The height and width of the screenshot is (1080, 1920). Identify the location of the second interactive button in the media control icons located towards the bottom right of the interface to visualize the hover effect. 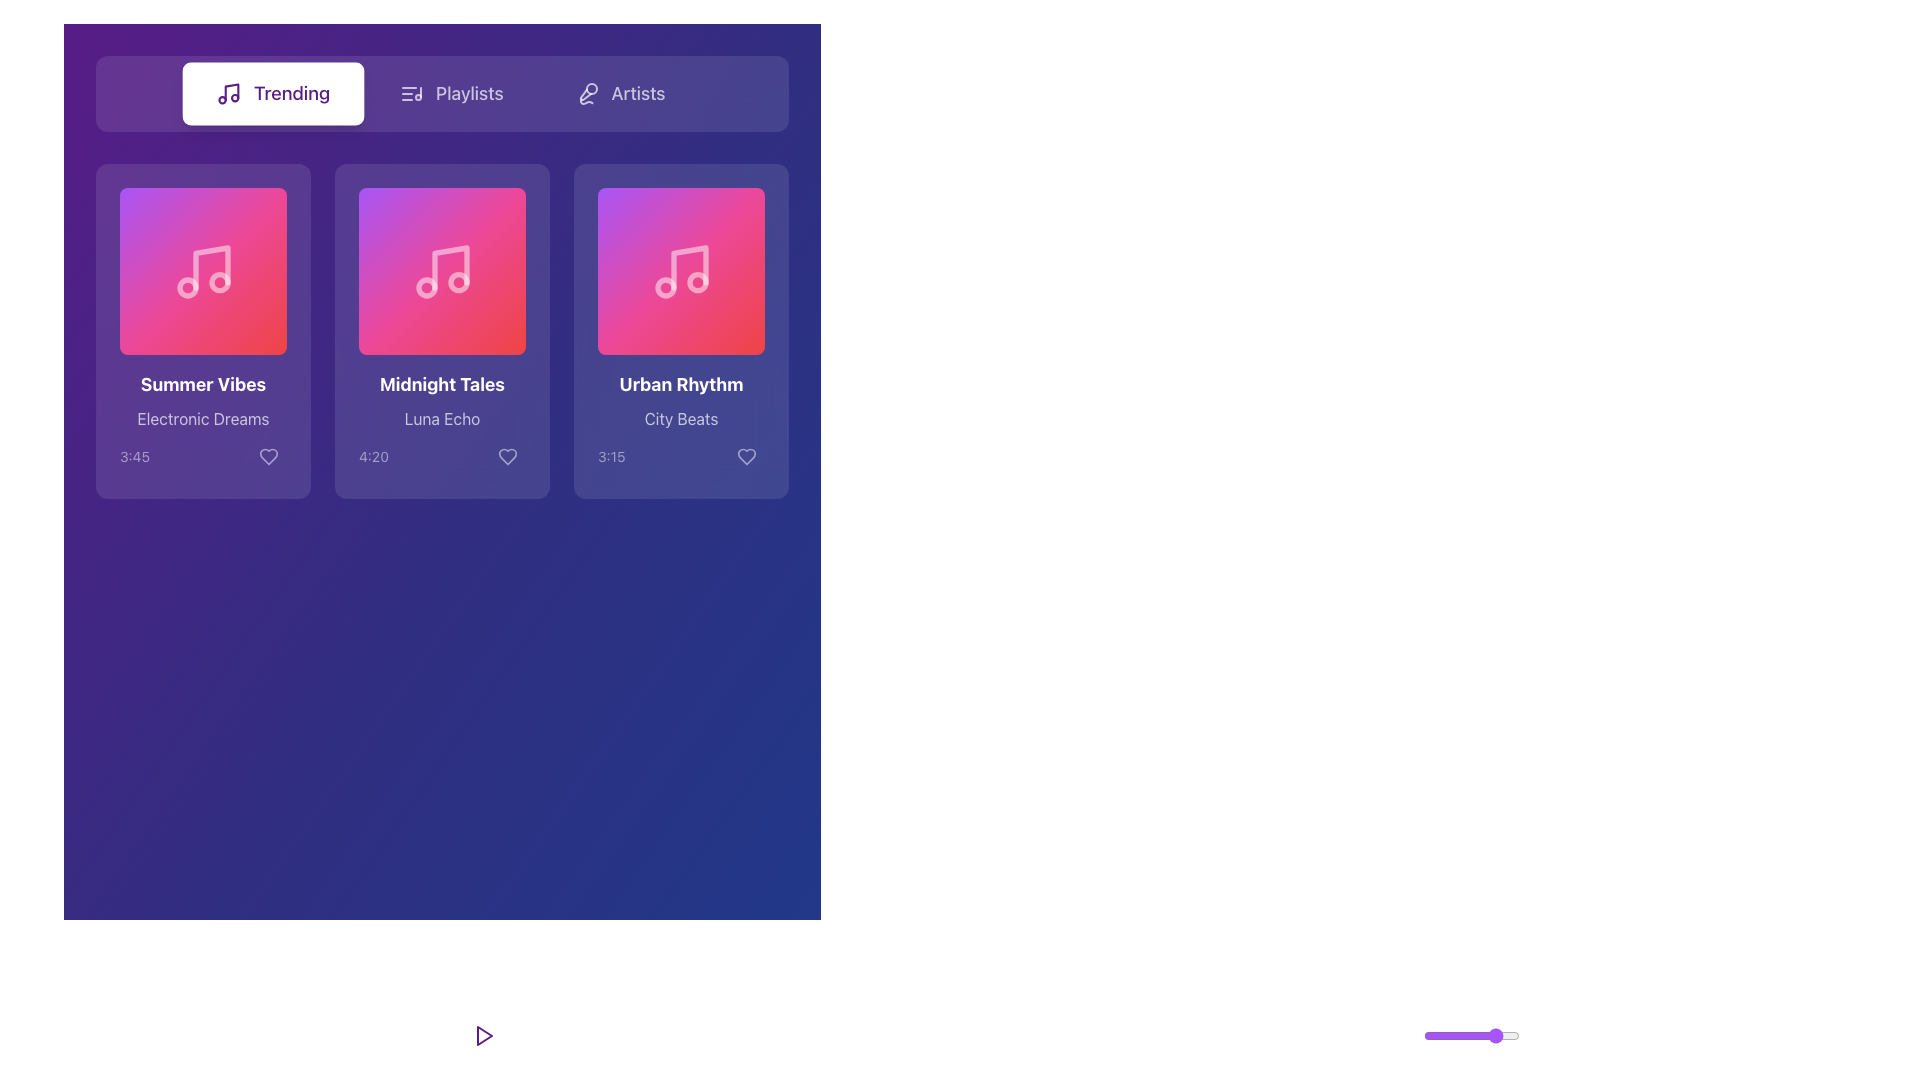
(1361, 1035).